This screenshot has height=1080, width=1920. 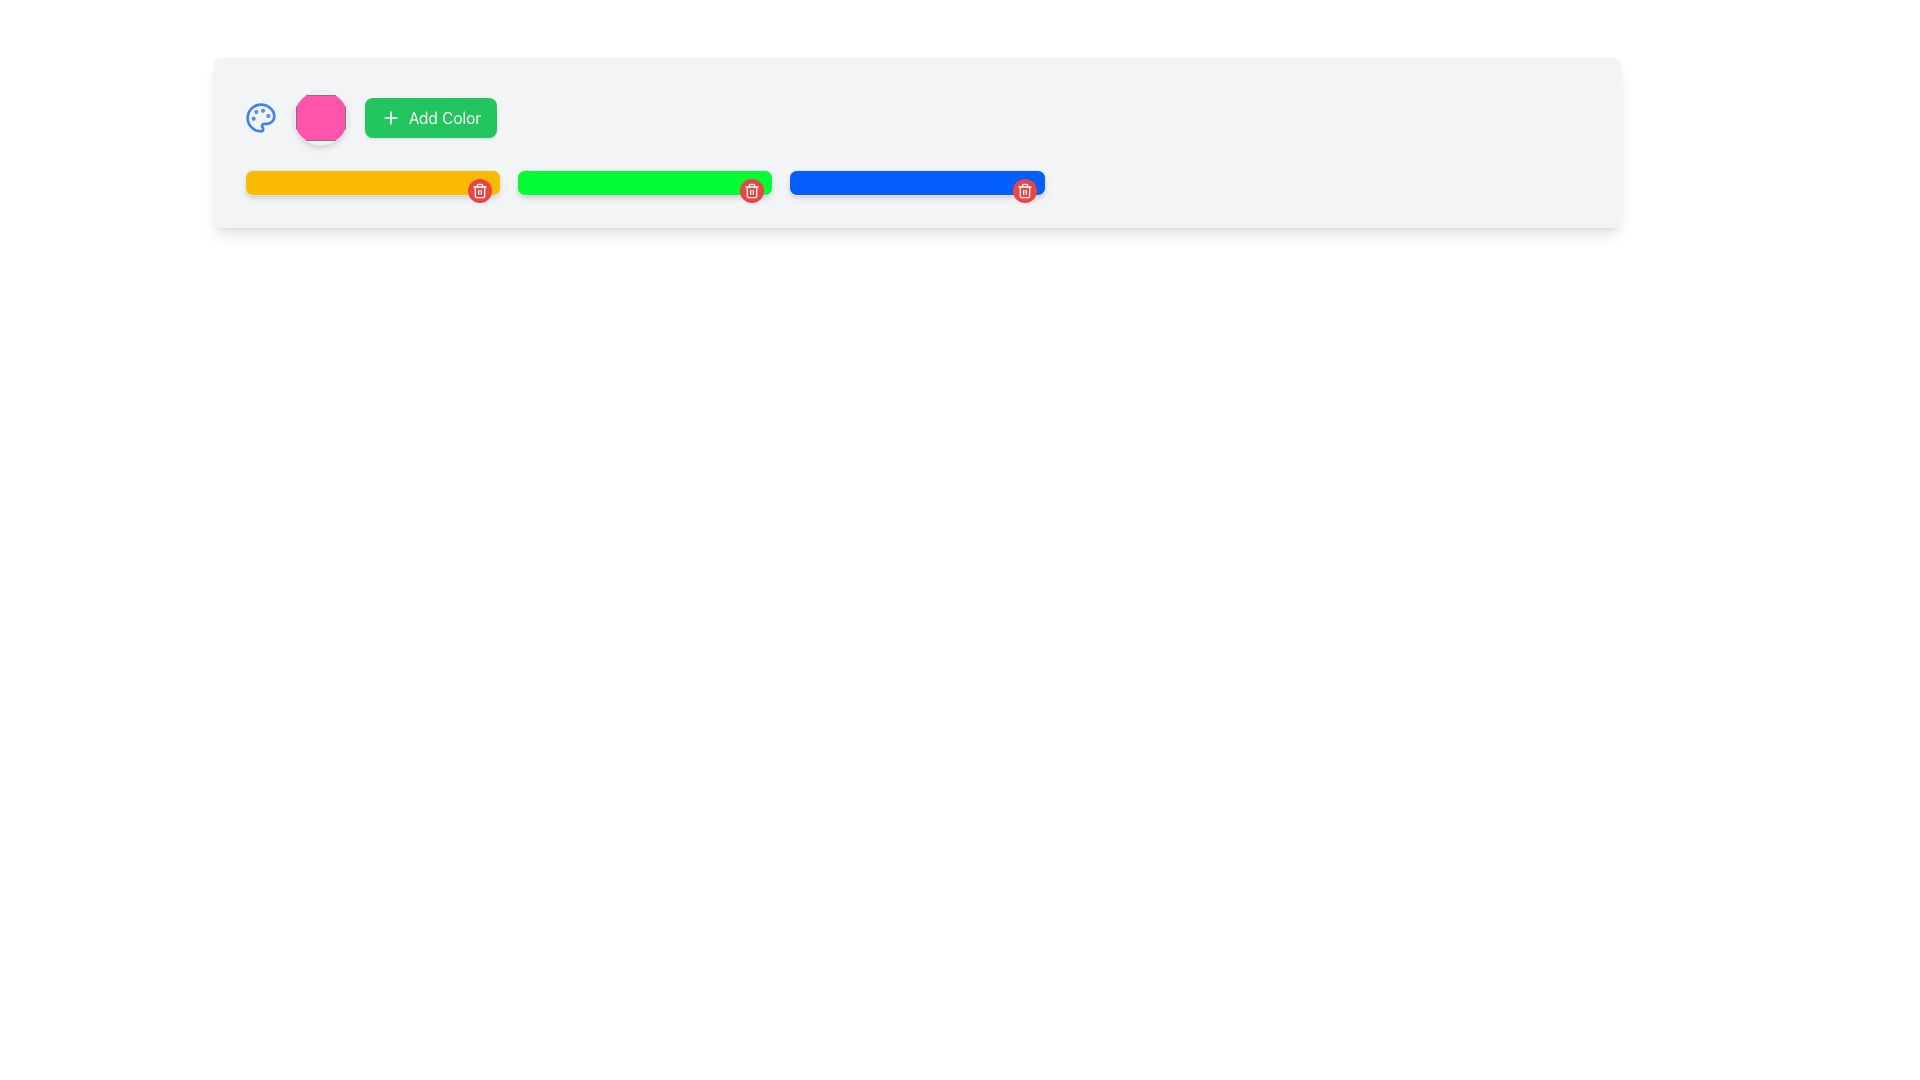 What do you see at coordinates (1023, 191) in the screenshot?
I see `the circular red button with a white trash icon in the top-right corner of the blue rectangular section` at bounding box center [1023, 191].